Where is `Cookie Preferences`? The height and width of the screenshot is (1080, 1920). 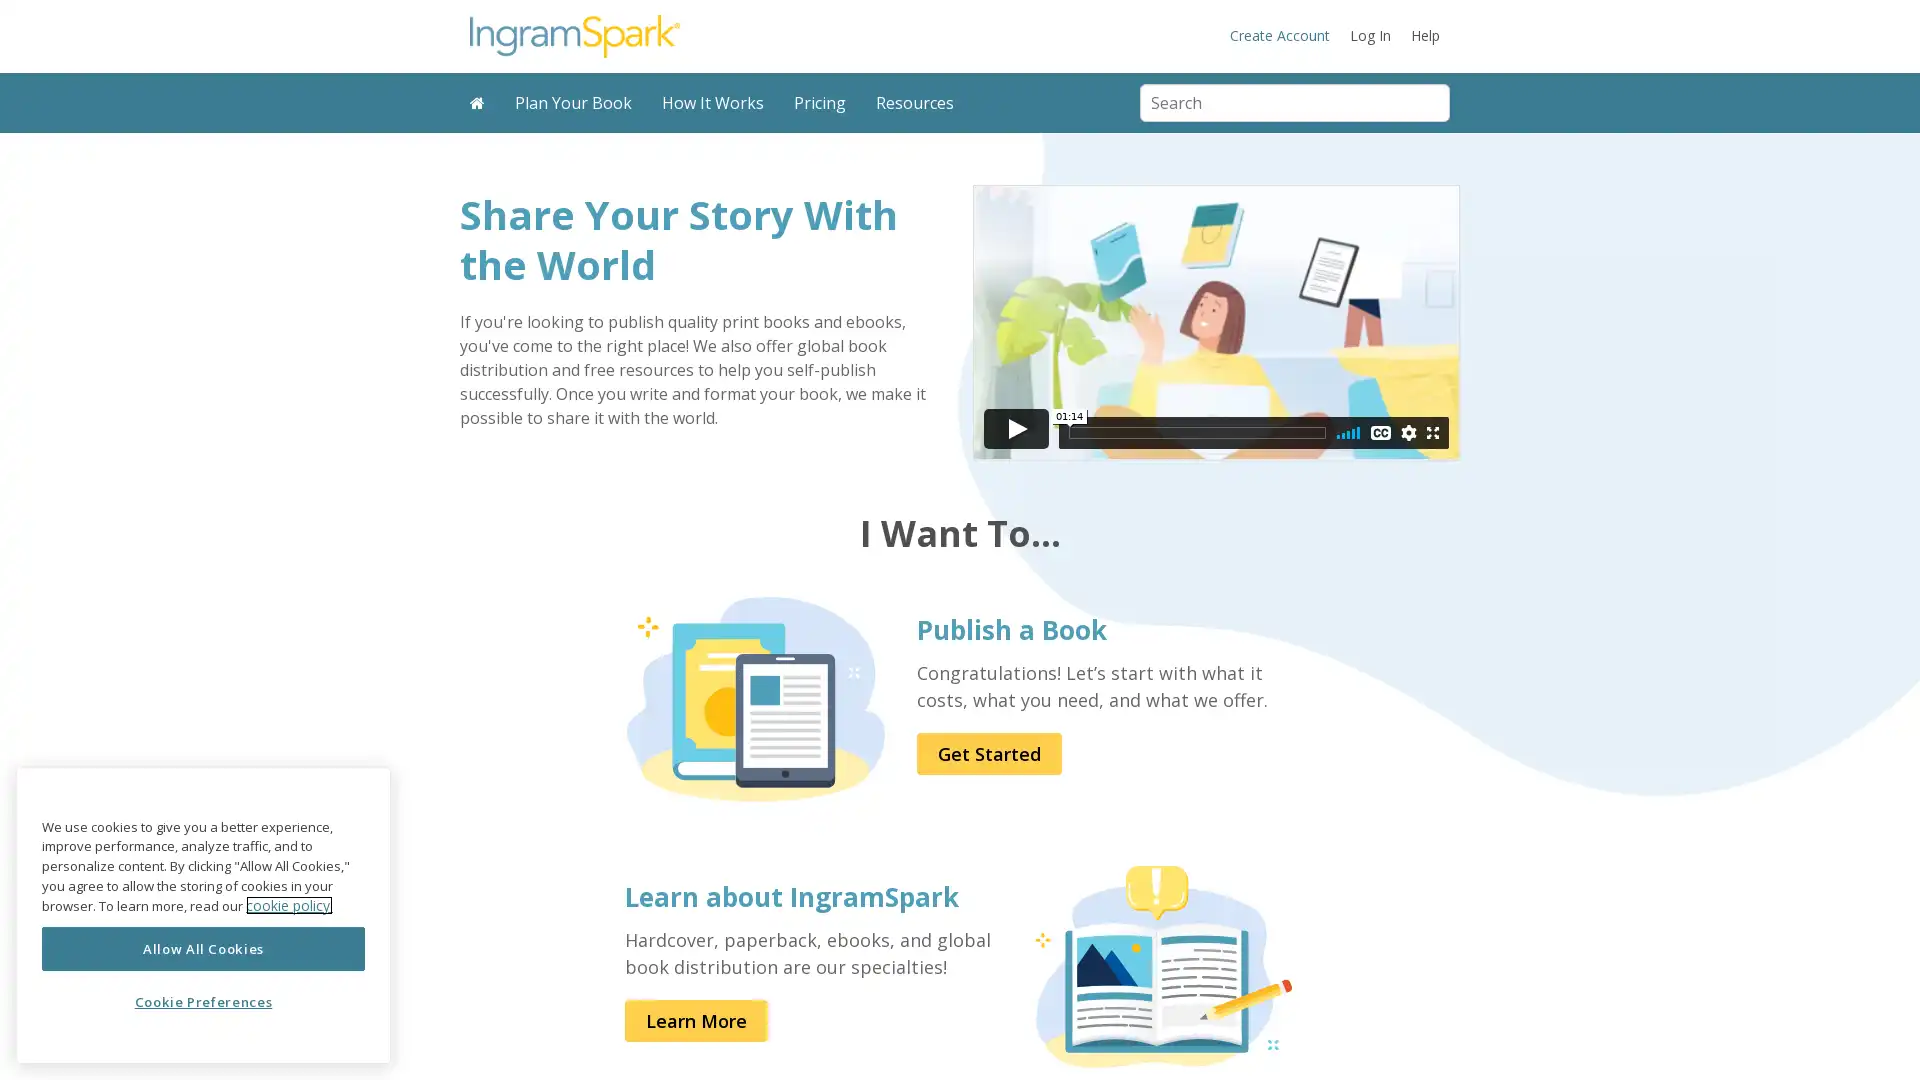 Cookie Preferences is located at coordinates (203, 1002).